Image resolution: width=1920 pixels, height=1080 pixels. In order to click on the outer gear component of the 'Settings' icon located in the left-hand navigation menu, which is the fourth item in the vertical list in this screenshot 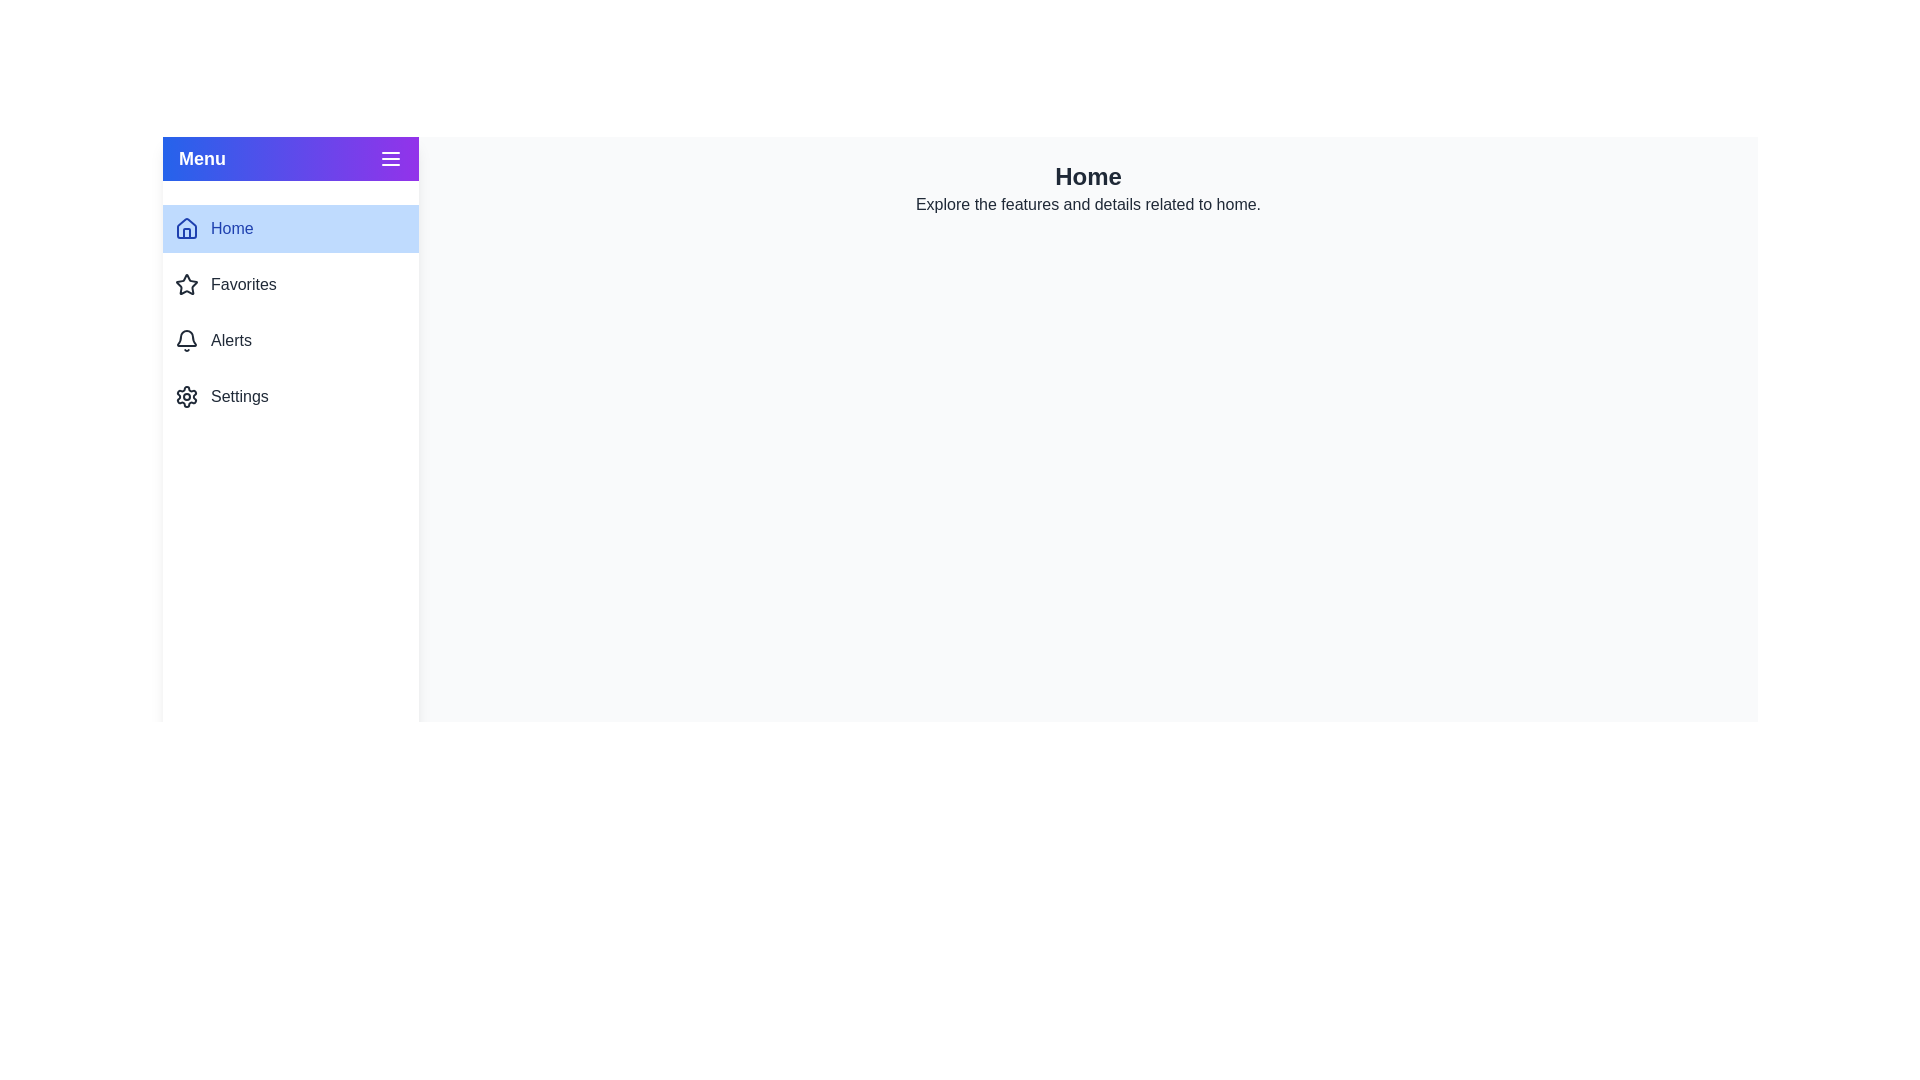, I will do `click(187, 397)`.